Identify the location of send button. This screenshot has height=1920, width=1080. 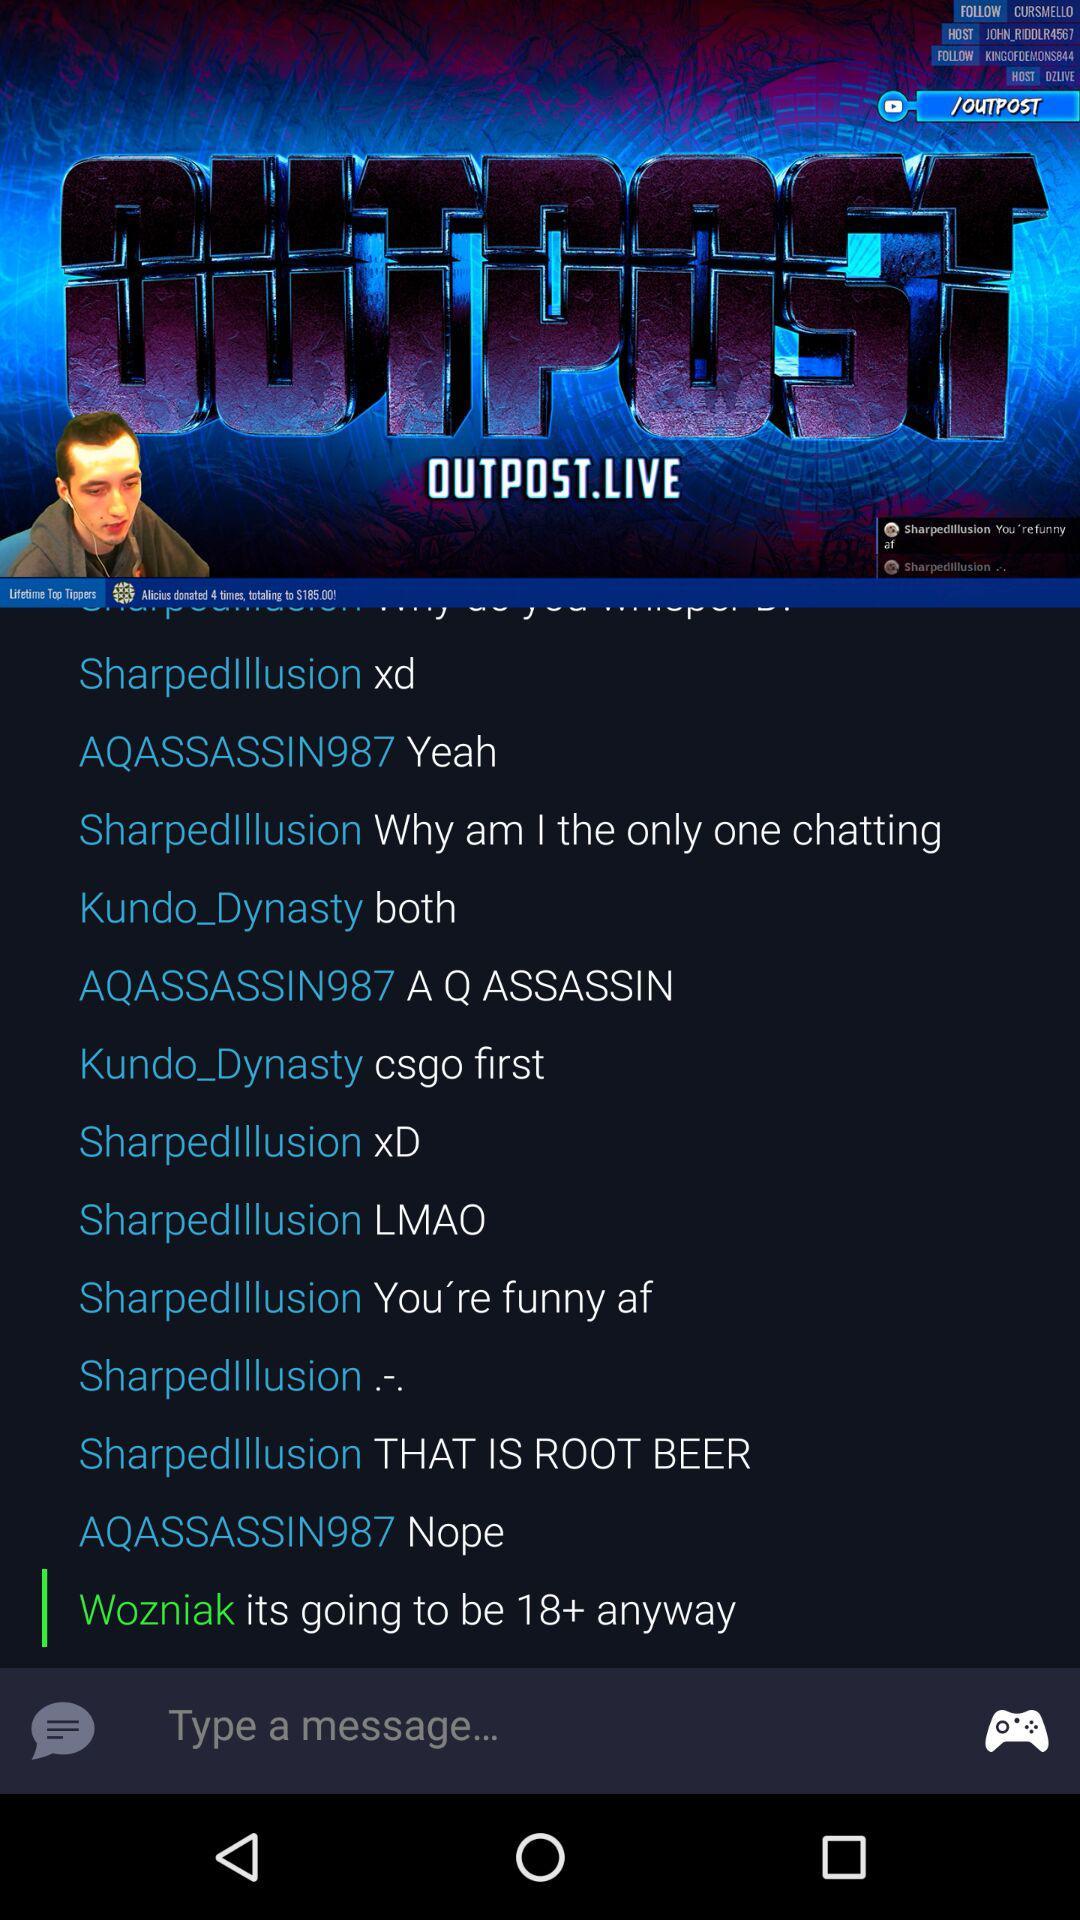
(61, 1730).